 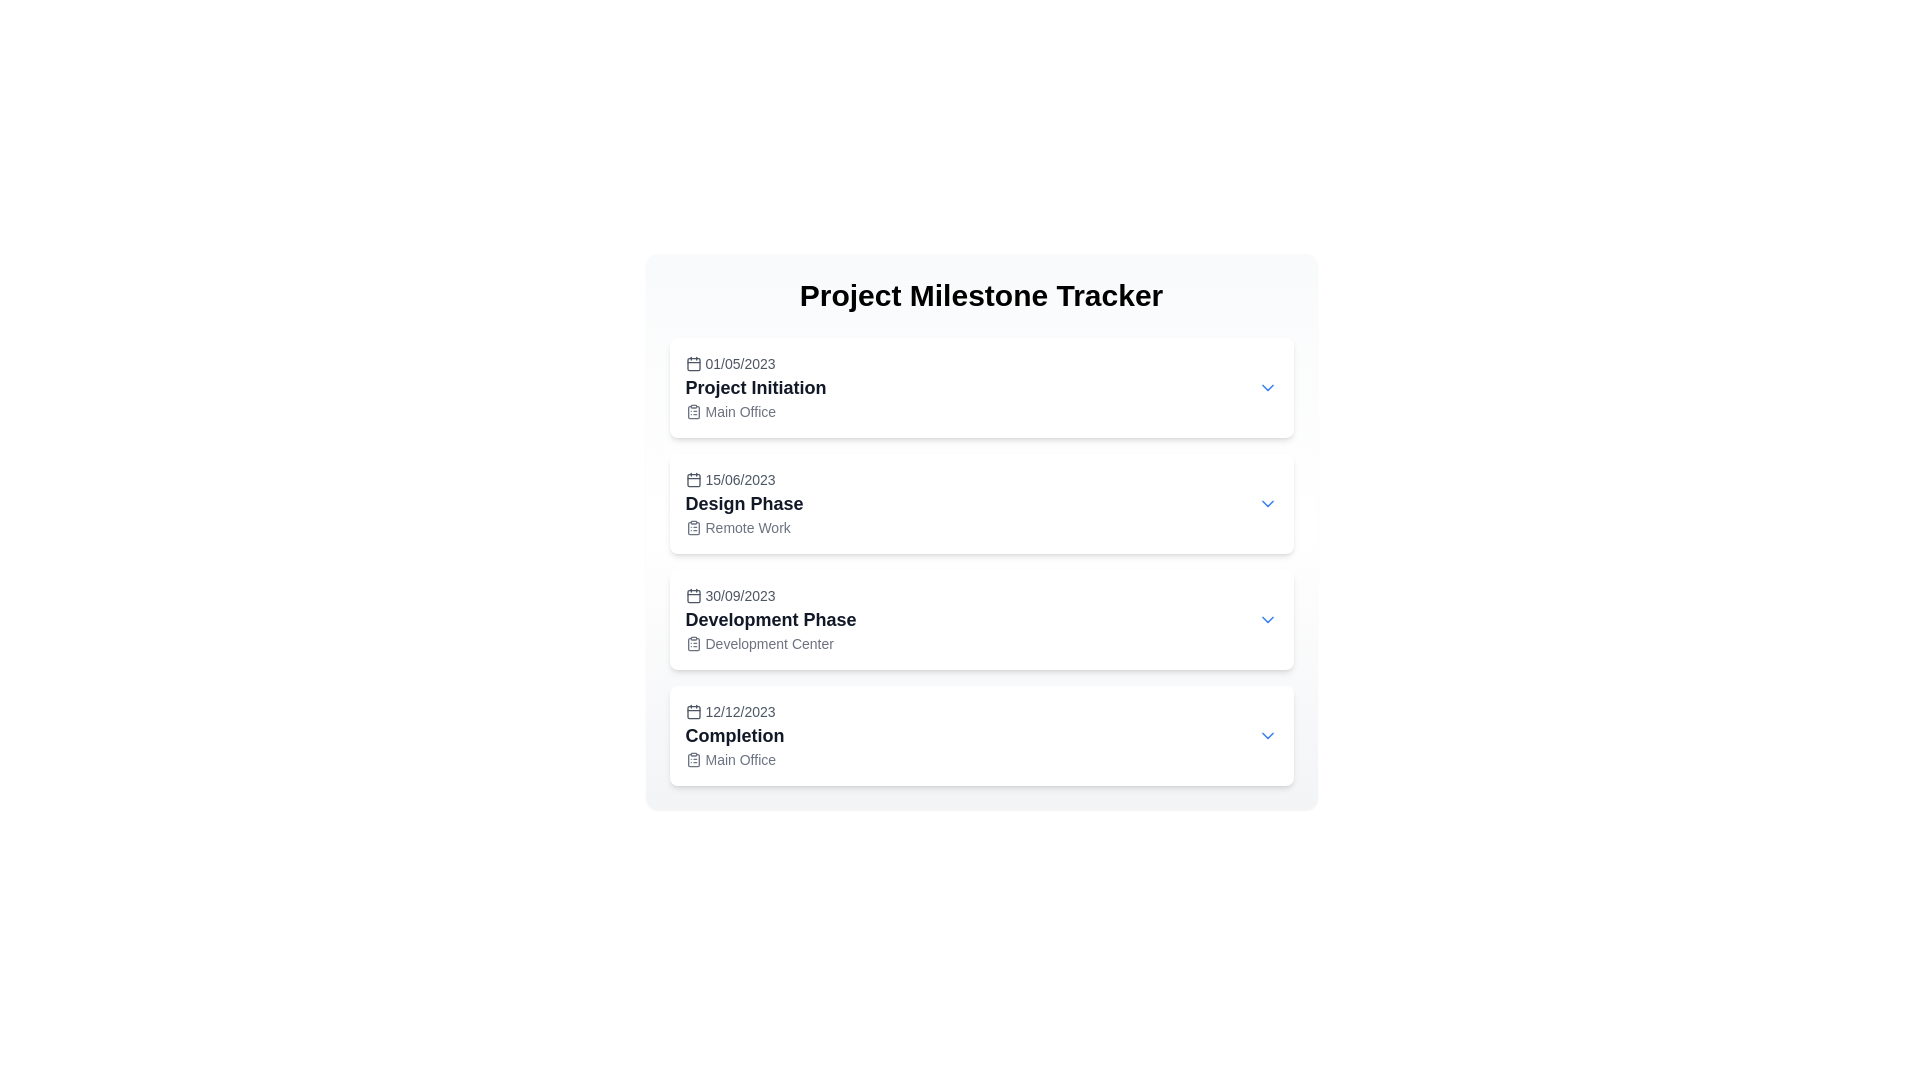 I want to click on the calendar icon, which is gray and located to the left of the date '12/12/2023' in the fourth row of list items, so click(x=693, y=711).